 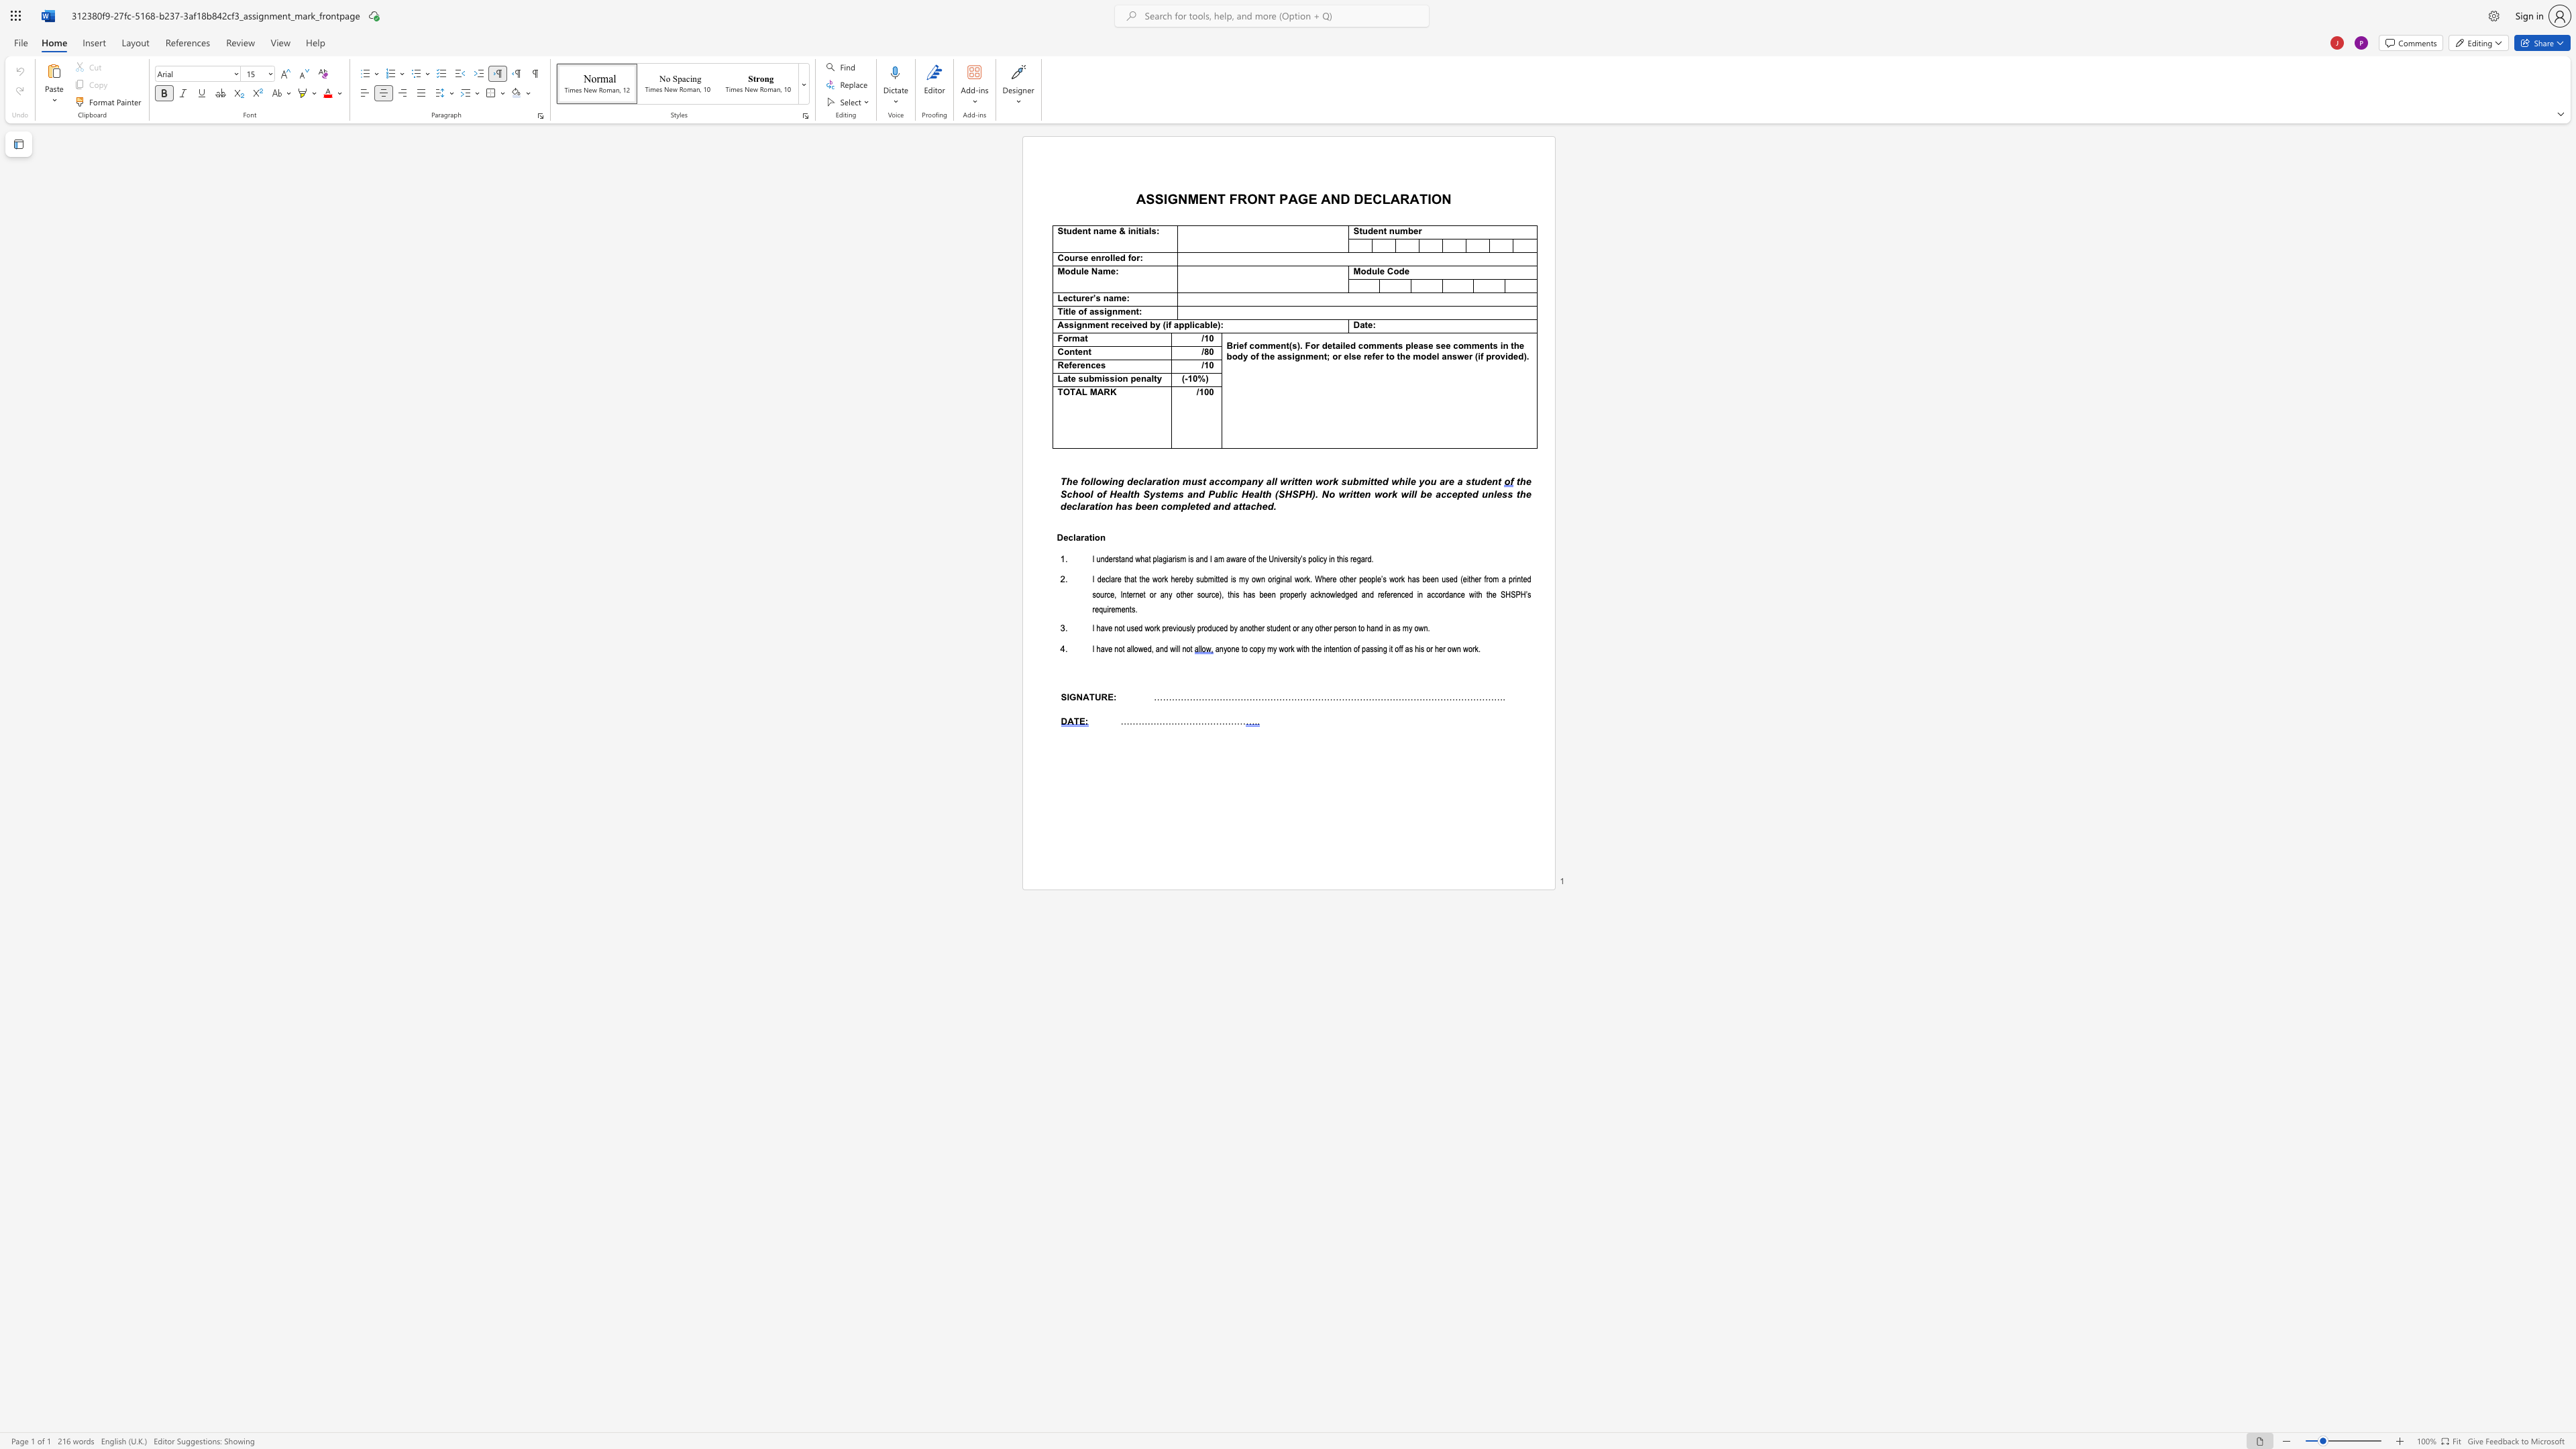 What do you see at coordinates (1228, 493) in the screenshot?
I see `the subset text "ic H" within the text "School of Health Systems and Public Health (SHSPH)."` at bounding box center [1228, 493].